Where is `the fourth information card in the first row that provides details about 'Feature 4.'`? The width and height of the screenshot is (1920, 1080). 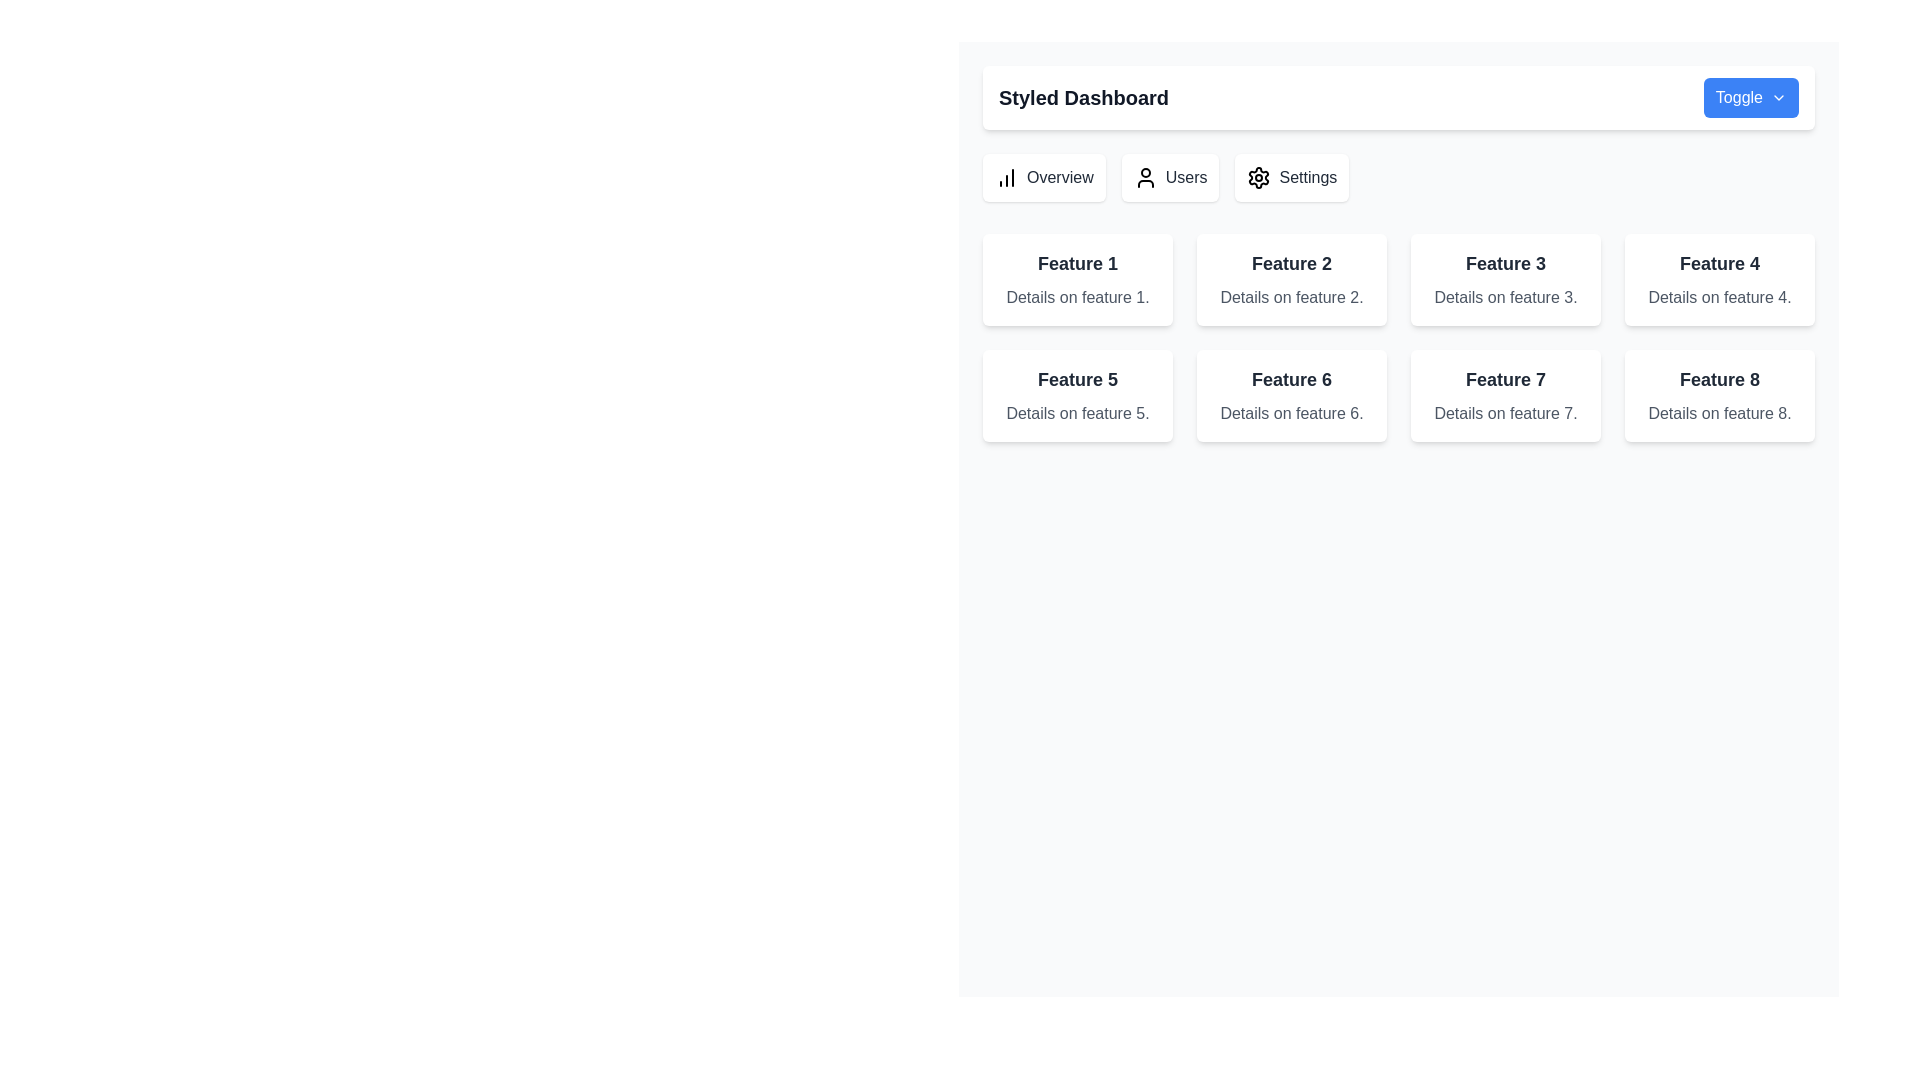 the fourth information card in the first row that provides details about 'Feature 4.' is located at coordinates (1718, 280).